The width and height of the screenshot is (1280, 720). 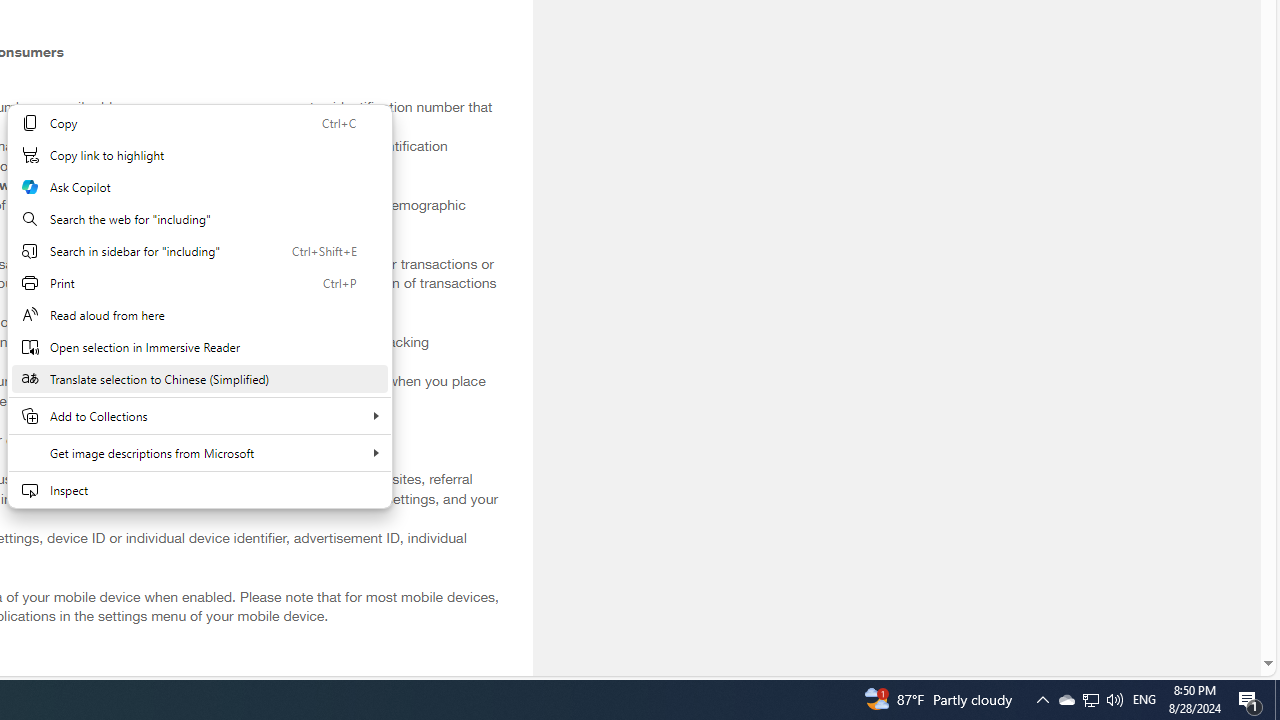 What do you see at coordinates (199, 218) in the screenshot?
I see `'Search the web for "including"'` at bounding box center [199, 218].